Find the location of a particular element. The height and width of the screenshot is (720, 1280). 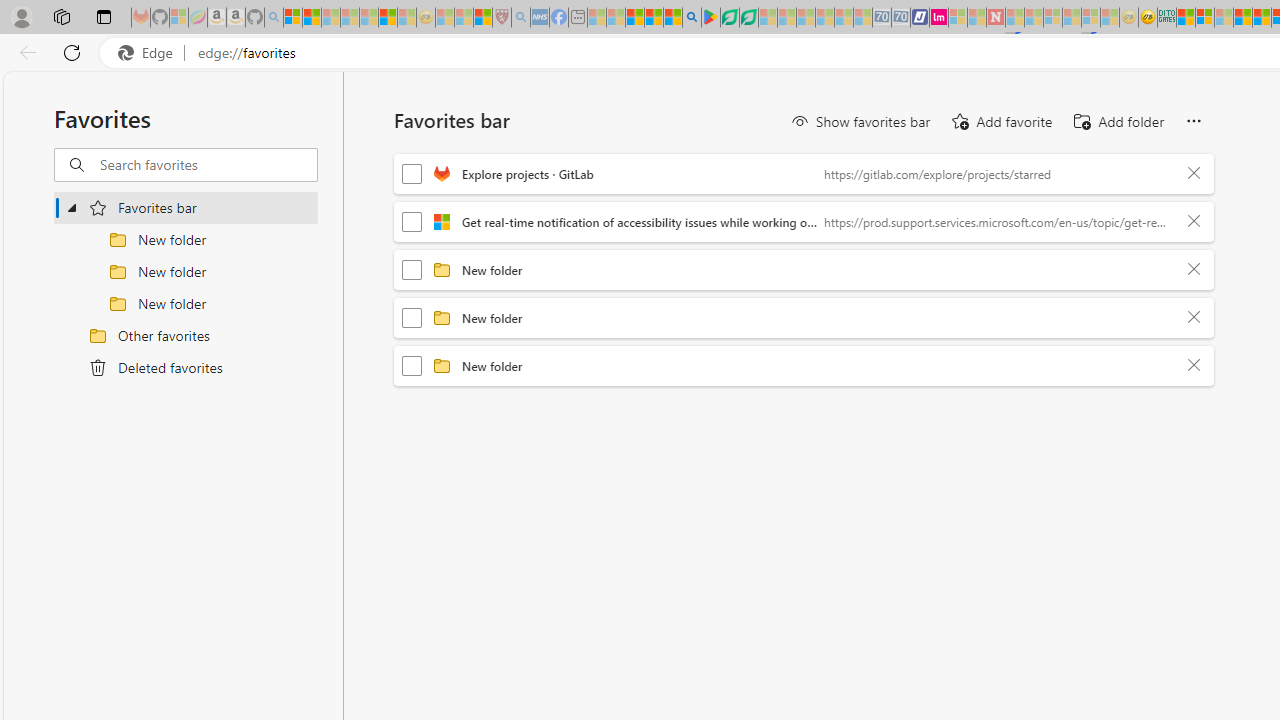

'Recipes - MSN - Sleeping' is located at coordinates (444, 17).